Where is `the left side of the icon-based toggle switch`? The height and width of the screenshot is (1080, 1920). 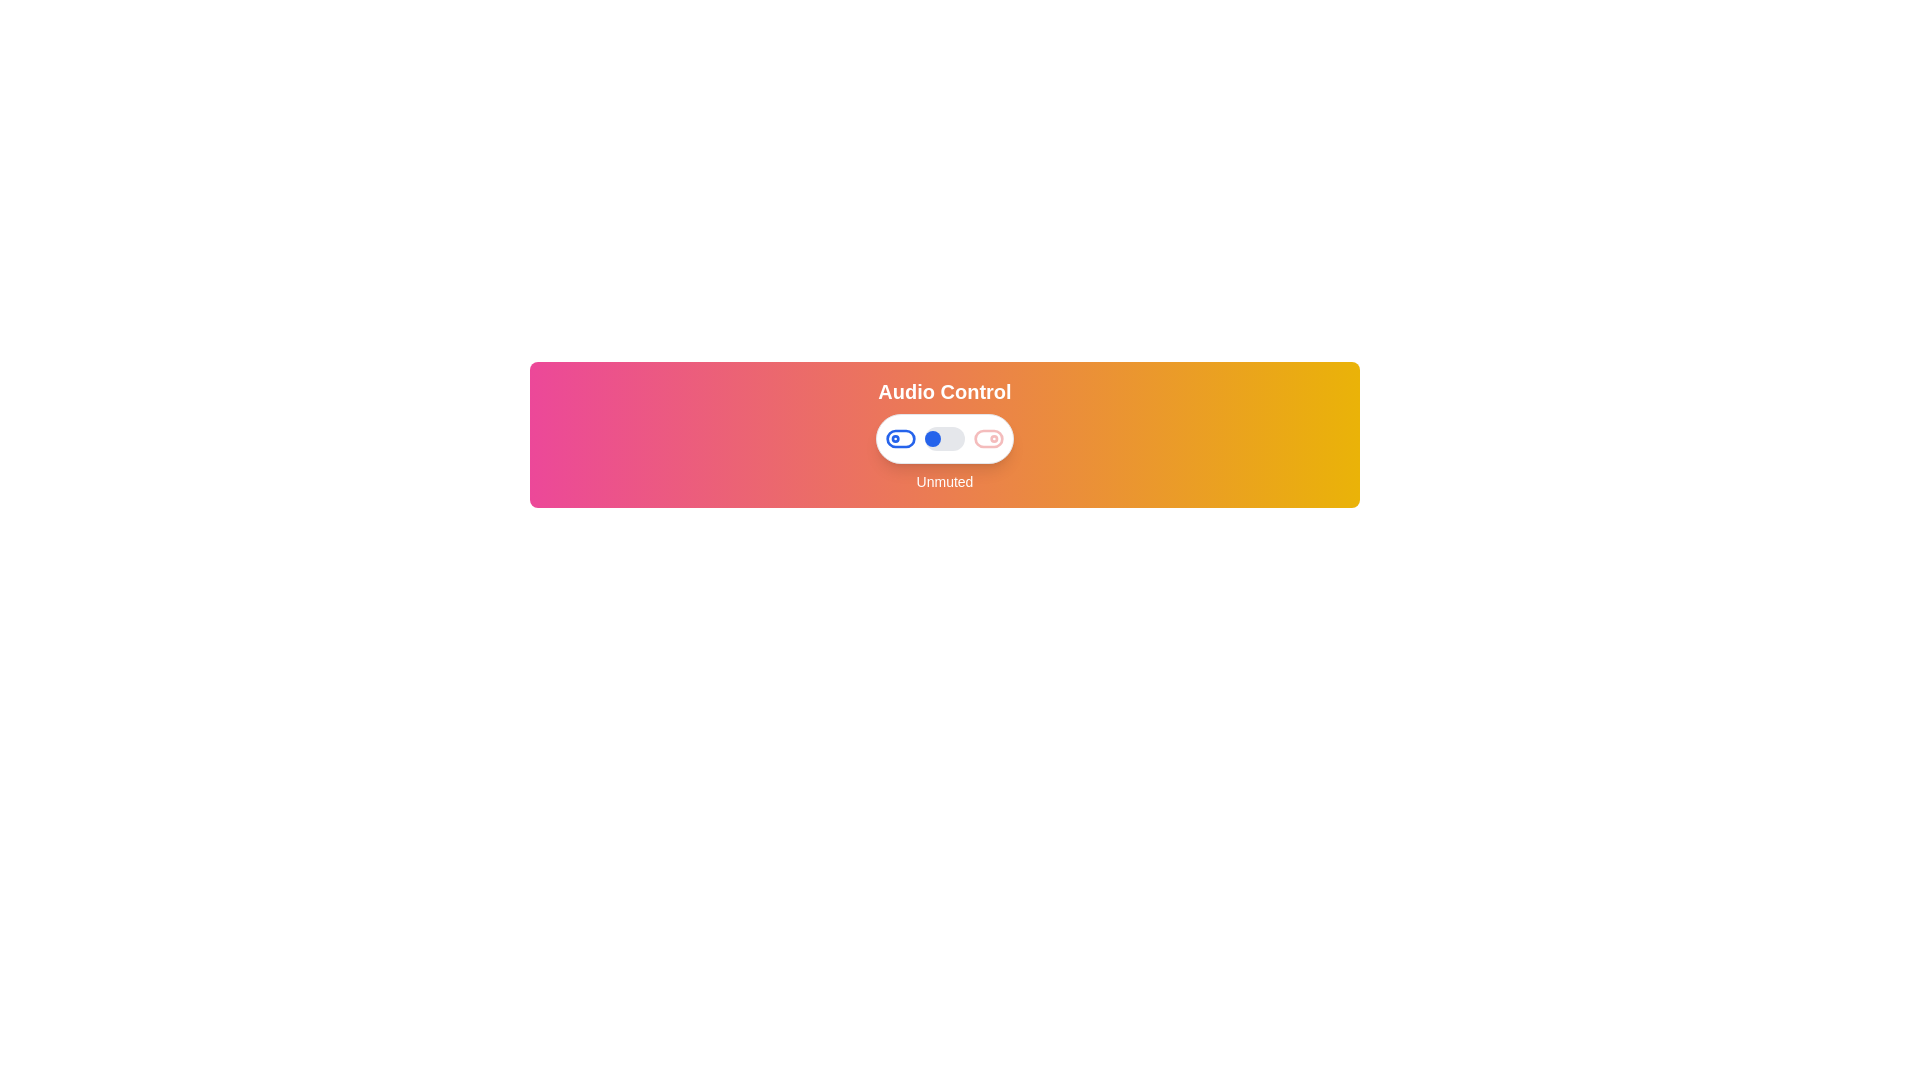 the left side of the icon-based toggle switch is located at coordinates (900, 438).